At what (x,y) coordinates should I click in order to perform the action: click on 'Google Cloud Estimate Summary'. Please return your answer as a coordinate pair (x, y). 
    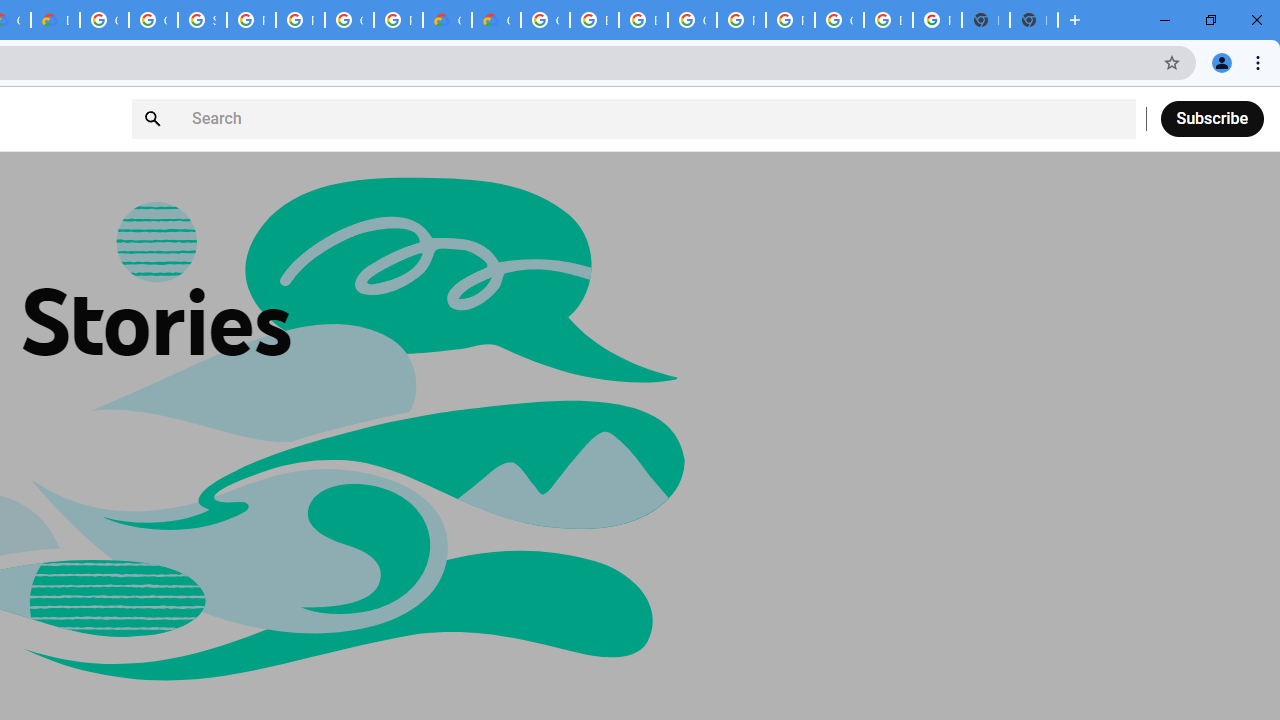
    Looking at the image, I should click on (496, 20).